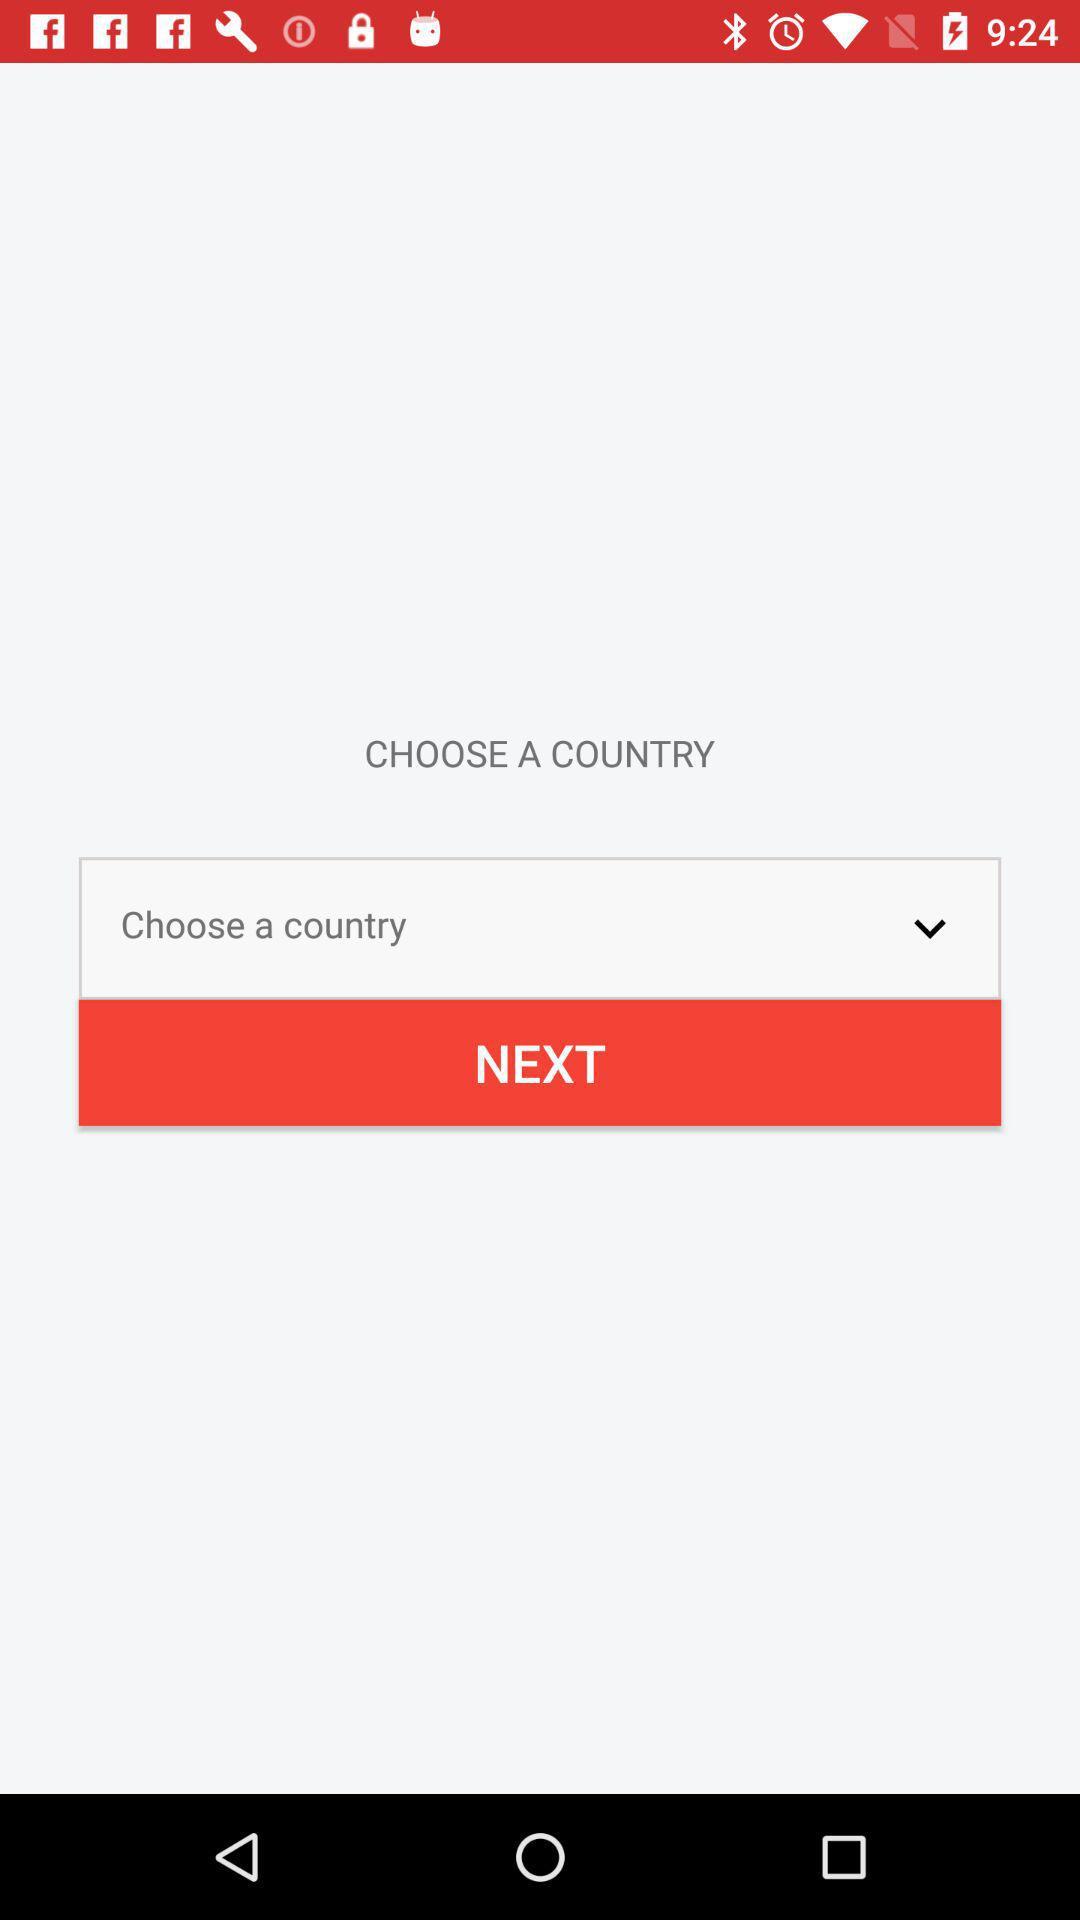  Describe the element at coordinates (929, 927) in the screenshot. I see `the item next to choose a country icon` at that location.